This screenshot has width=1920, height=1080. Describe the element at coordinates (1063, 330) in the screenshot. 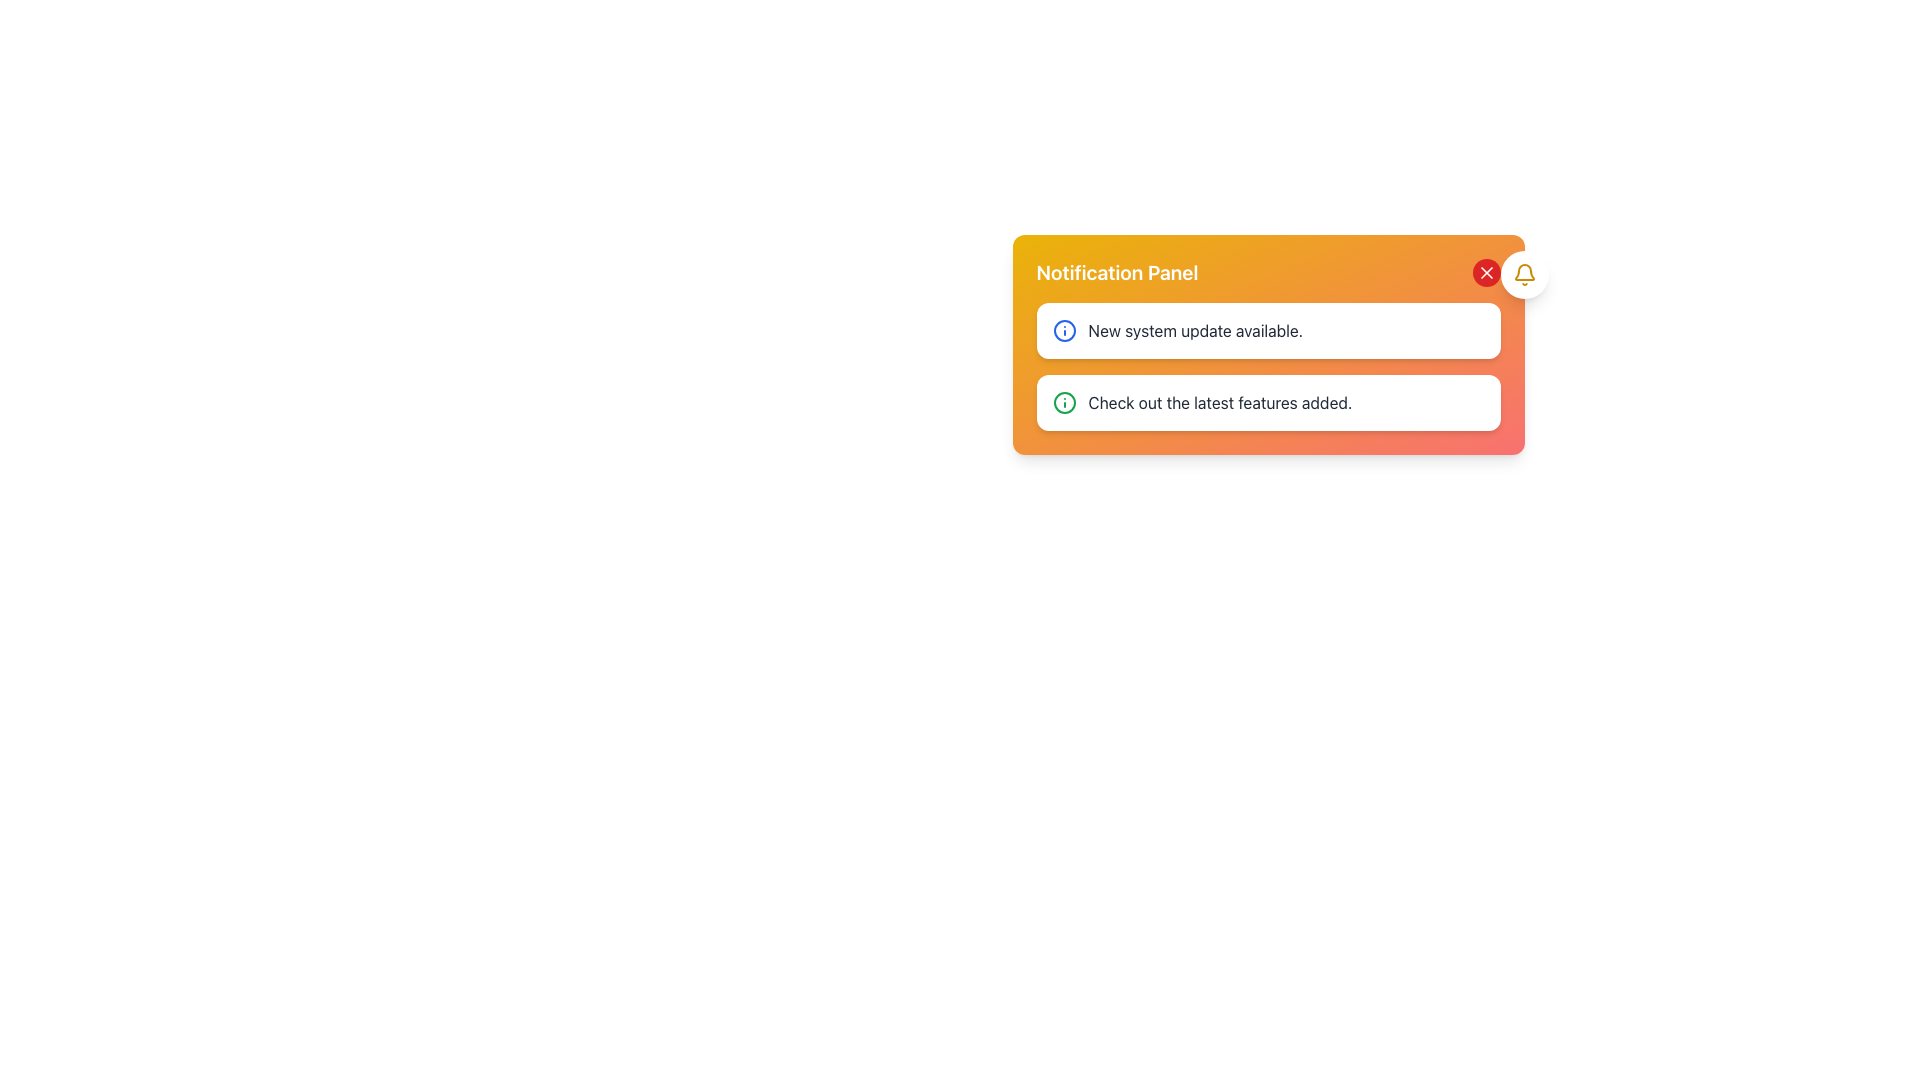

I see `the circular vector graphic element with a blue border that is part of an icon adjacent to the notification message panel containing the text 'Check out the latest features added.'` at that location.